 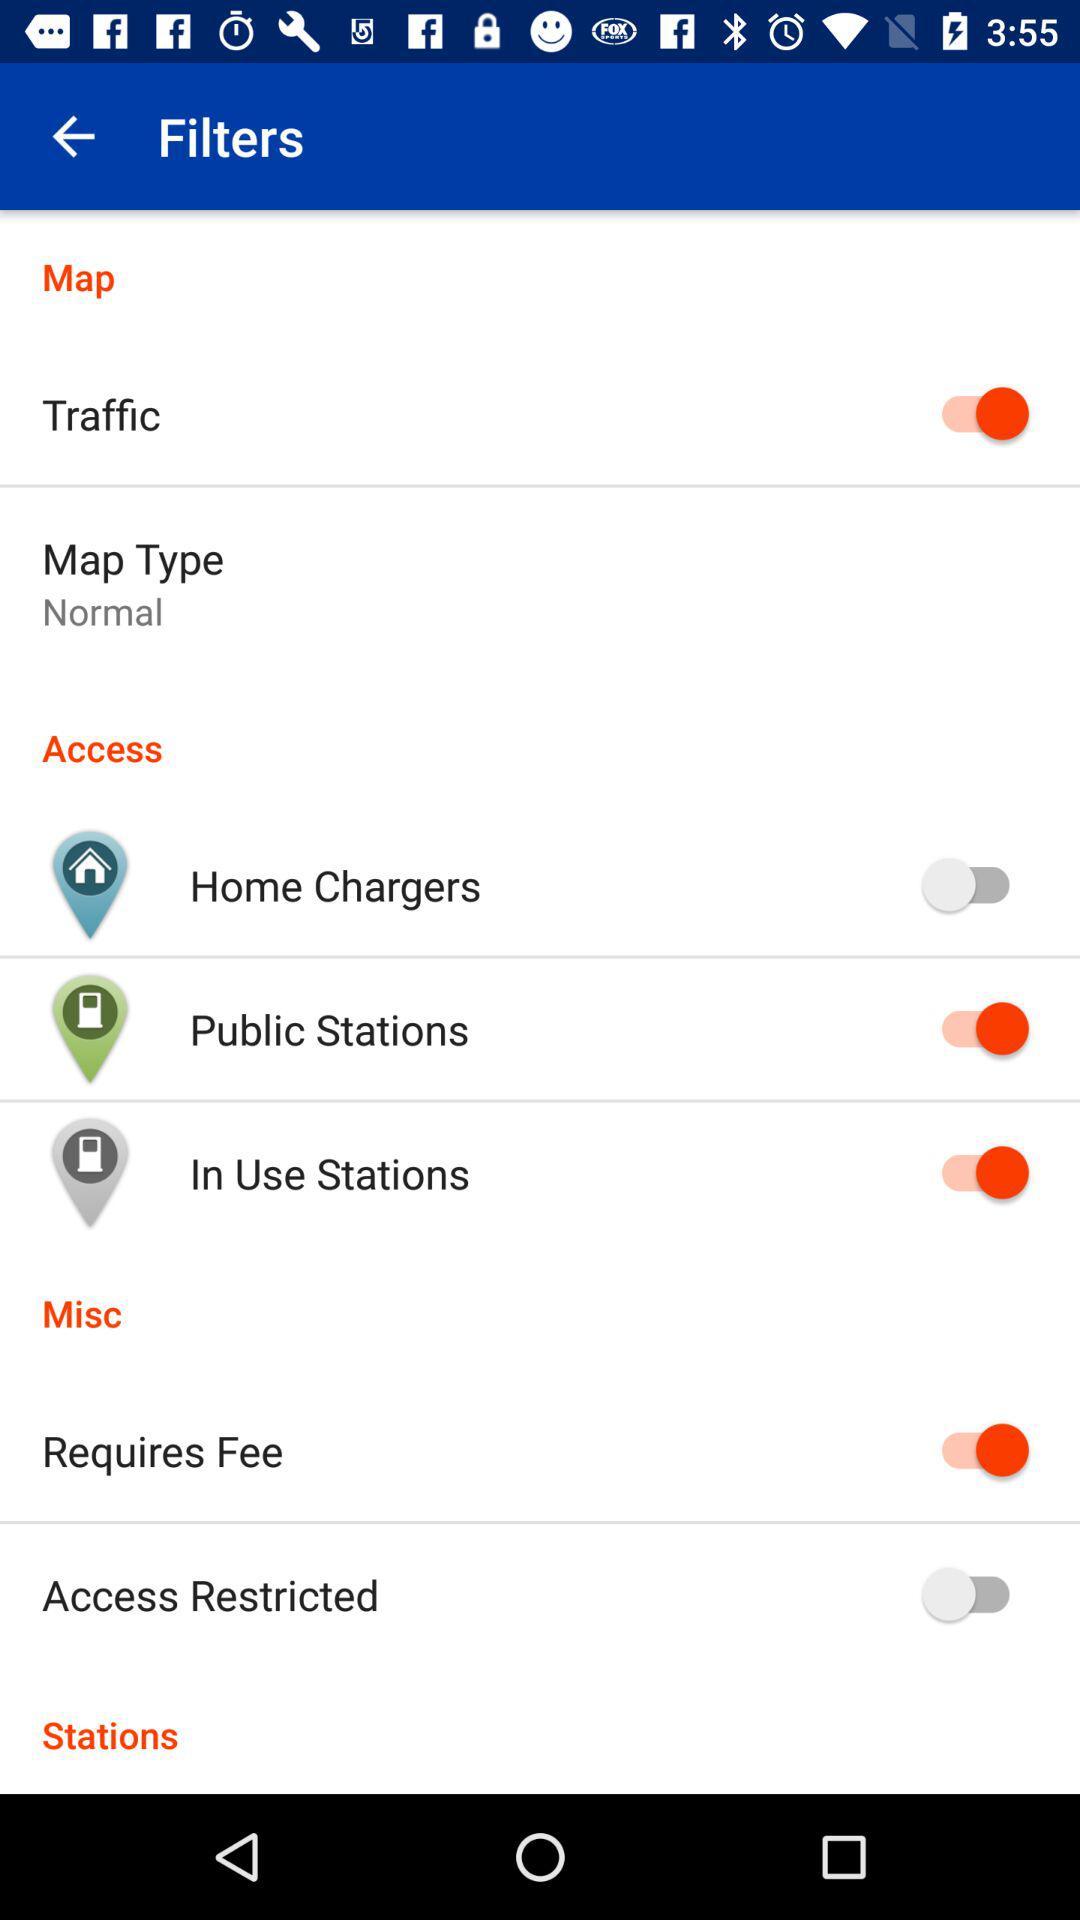 I want to click on icon above map item, so click(x=72, y=135).